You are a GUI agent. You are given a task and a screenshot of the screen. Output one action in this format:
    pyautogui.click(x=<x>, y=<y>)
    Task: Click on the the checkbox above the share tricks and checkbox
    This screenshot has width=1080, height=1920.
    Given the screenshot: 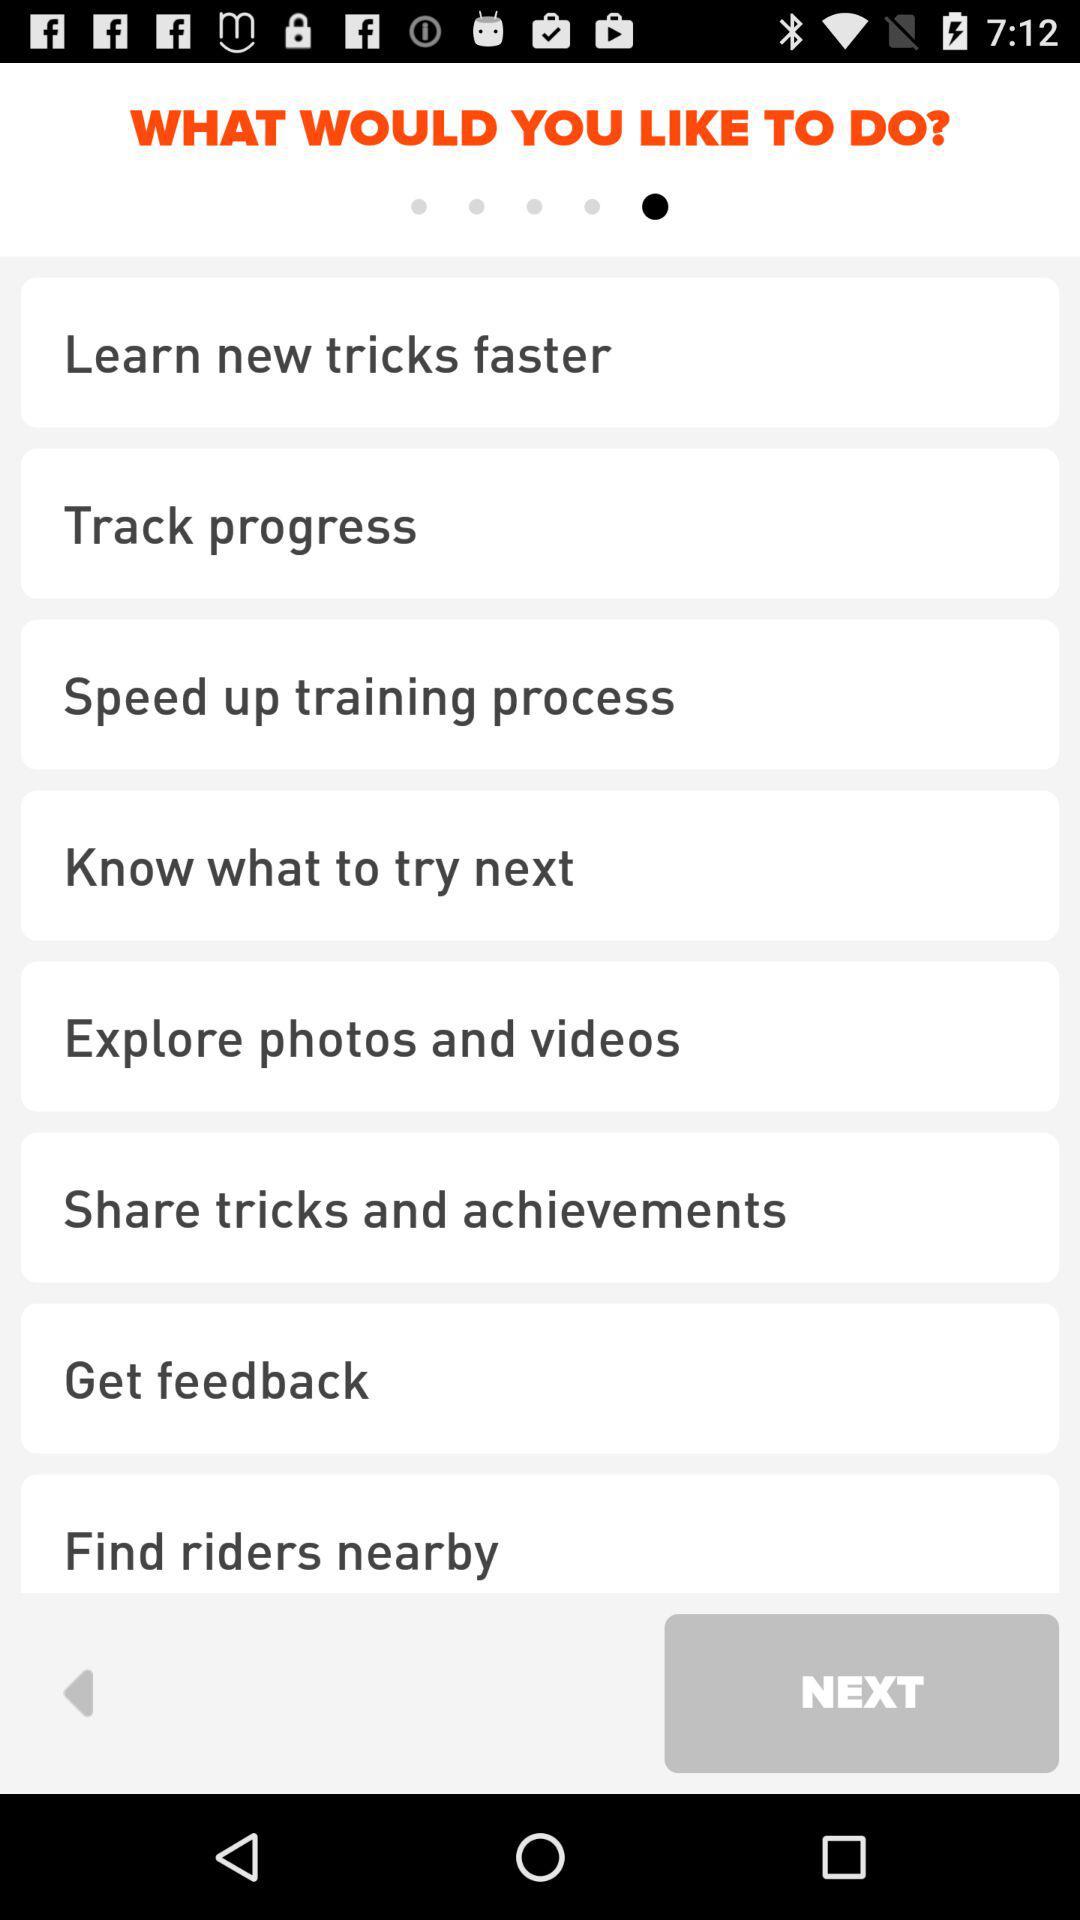 What is the action you would take?
    pyautogui.click(x=540, y=1036)
    